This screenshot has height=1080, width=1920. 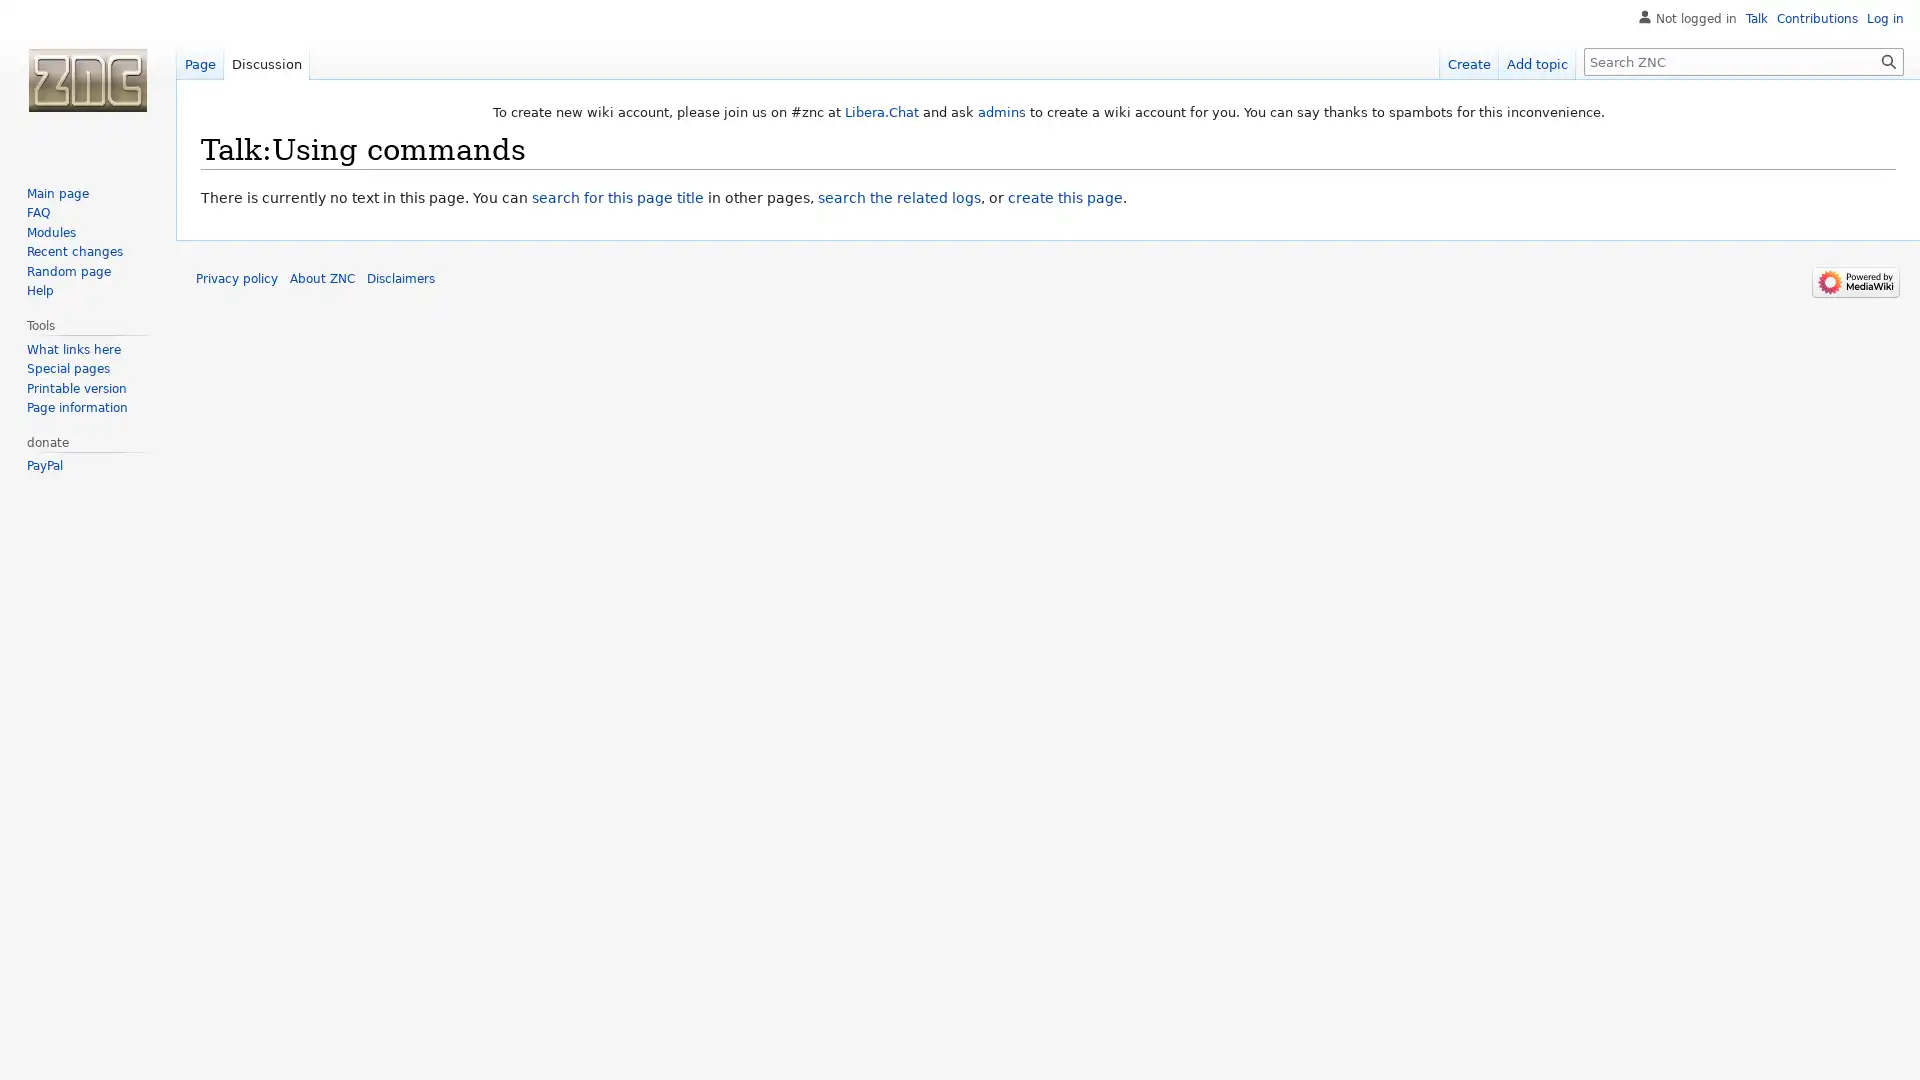 I want to click on Go, so click(x=1888, y=60).